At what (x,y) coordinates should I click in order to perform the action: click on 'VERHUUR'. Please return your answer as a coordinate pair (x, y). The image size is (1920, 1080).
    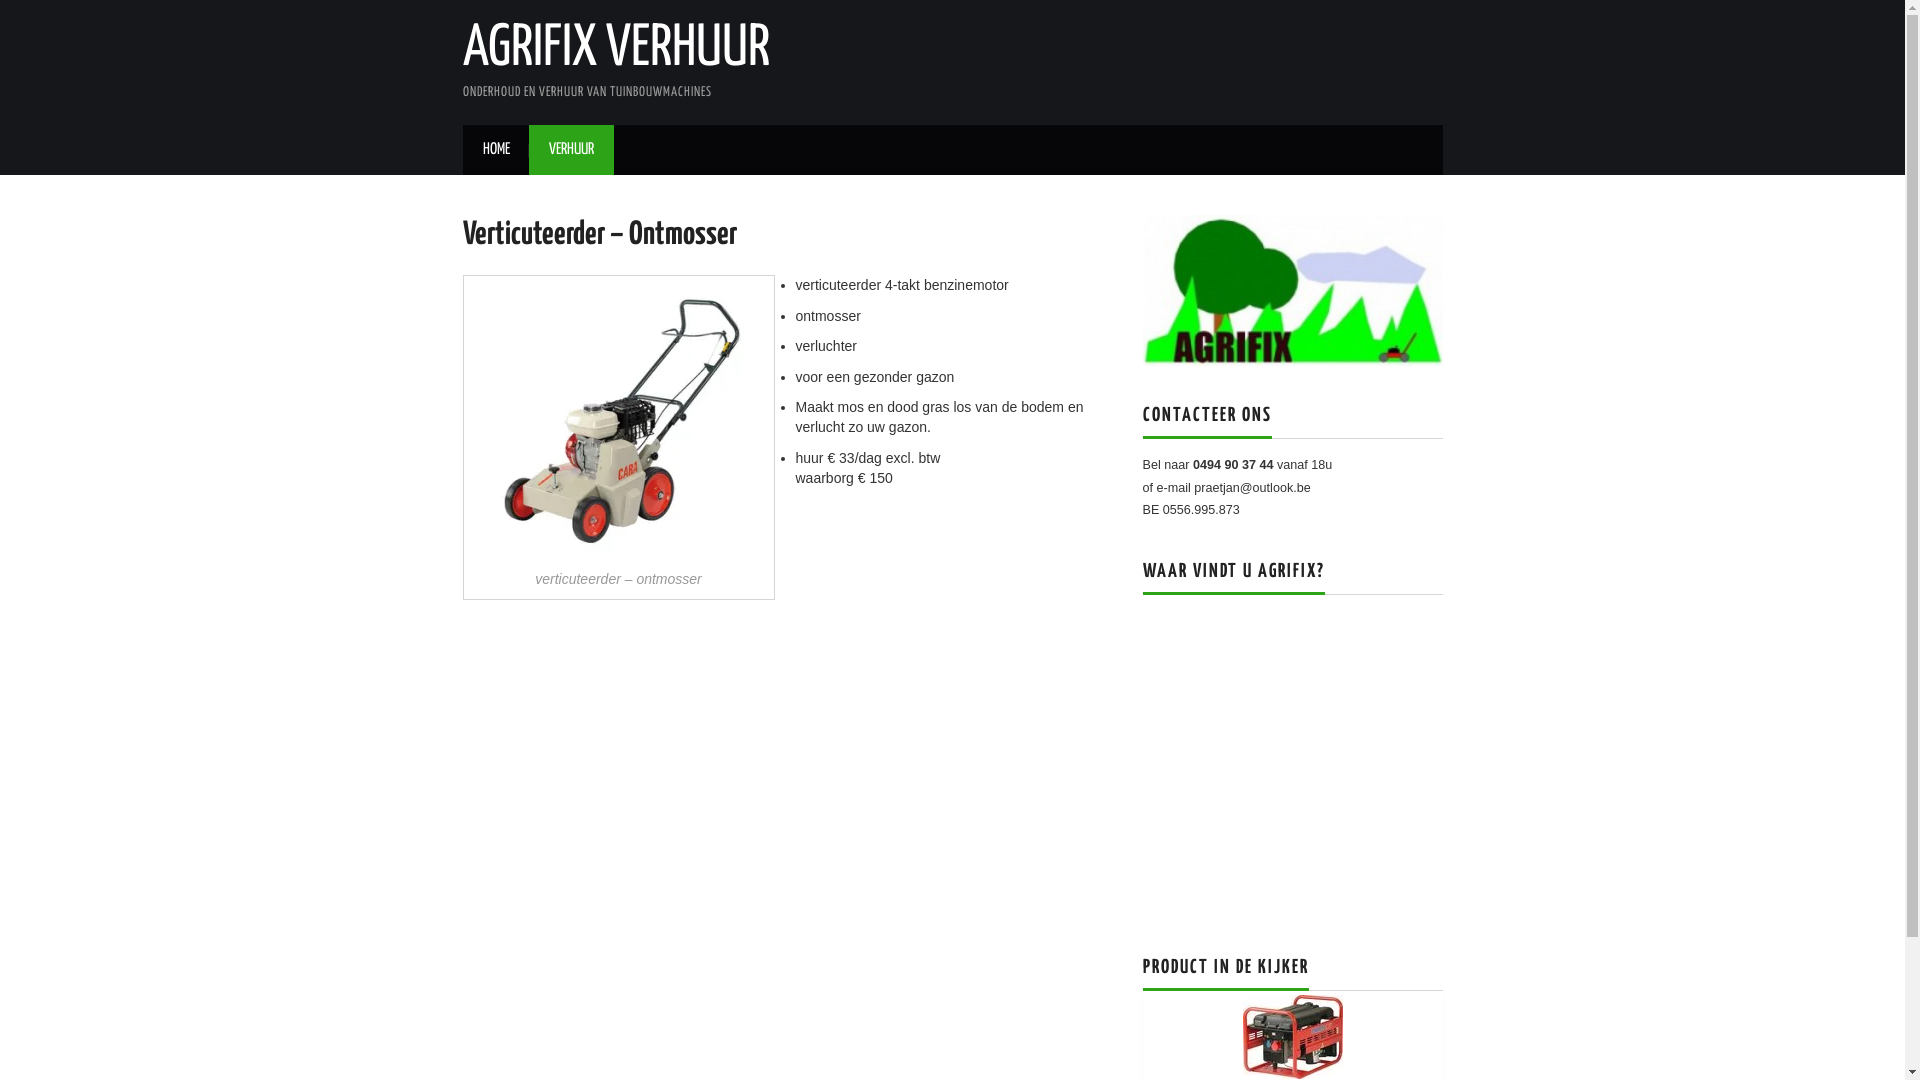
    Looking at the image, I should click on (569, 149).